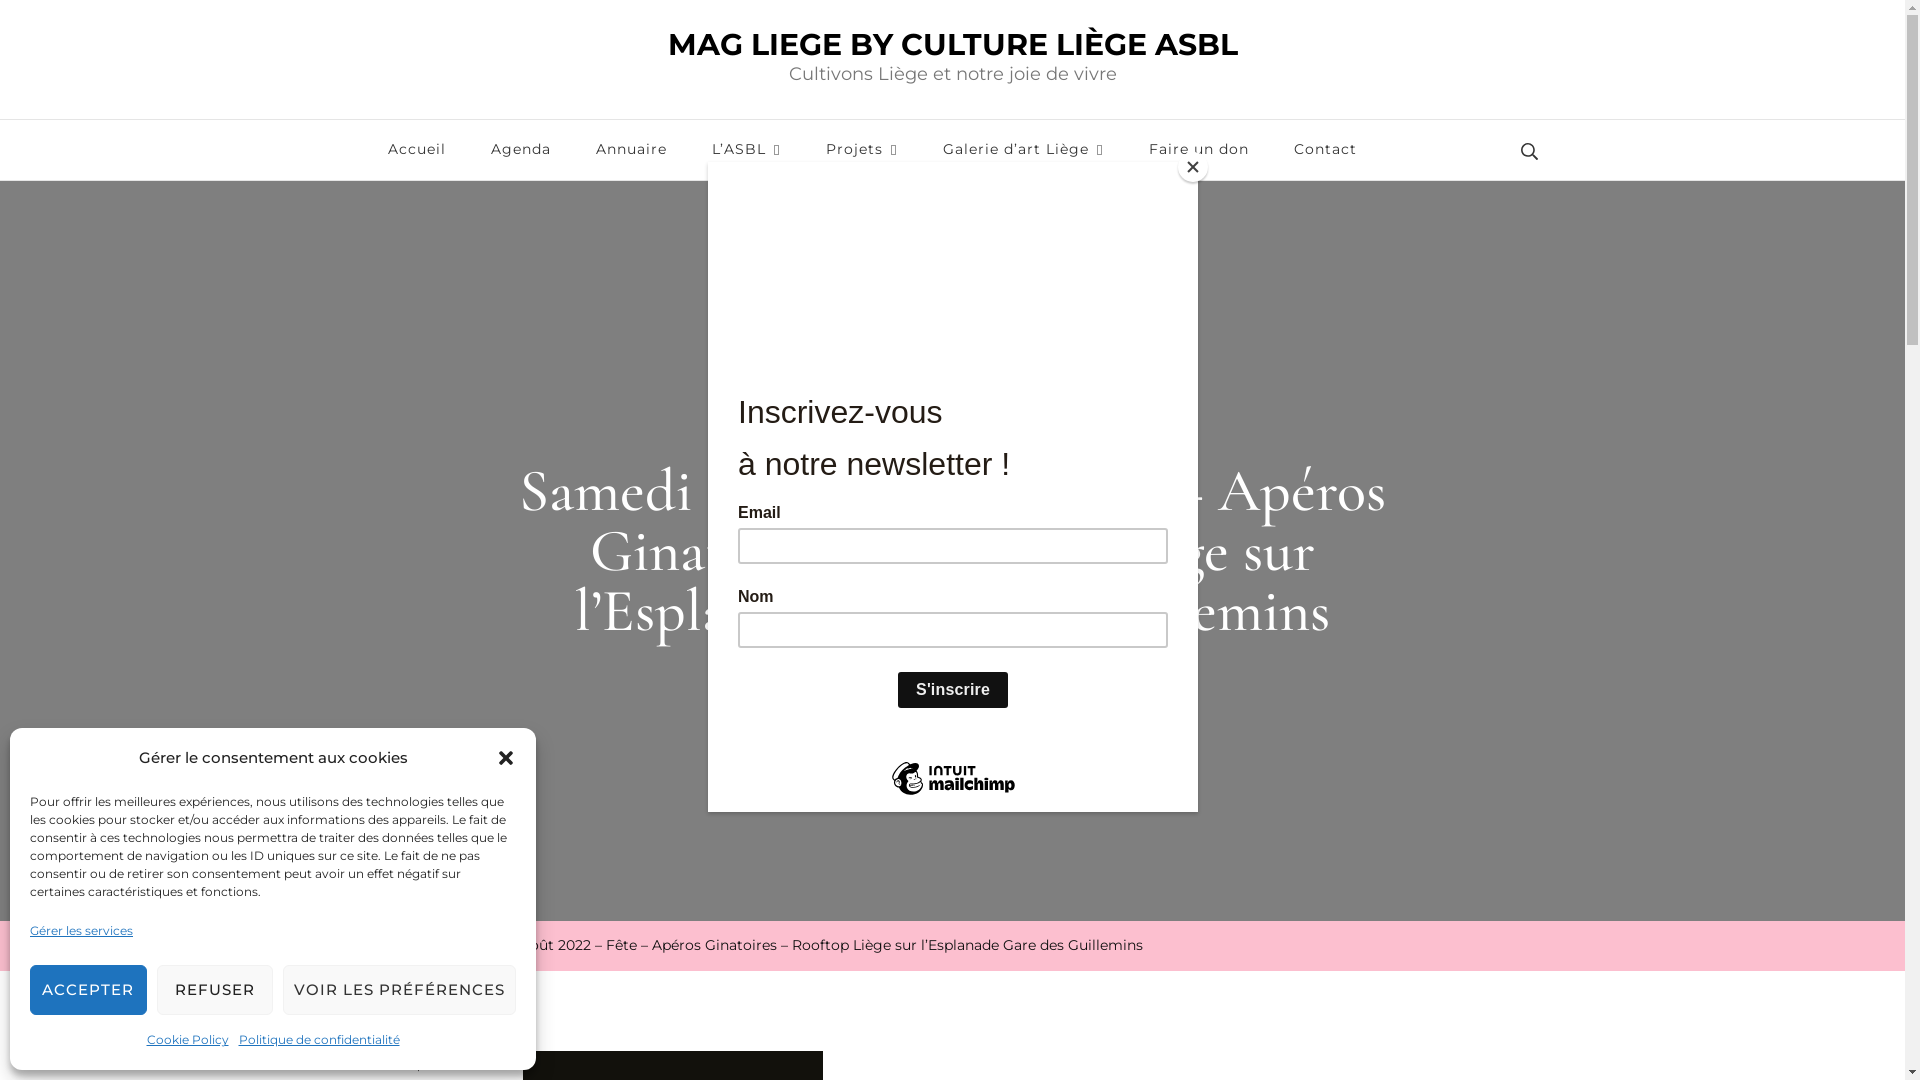 The width and height of the screenshot is (1920, 1080). What do you see at coordinates (1198, 149) in the screenshot?
I see `'Faire un don'` at bounding box center [1198, 149].